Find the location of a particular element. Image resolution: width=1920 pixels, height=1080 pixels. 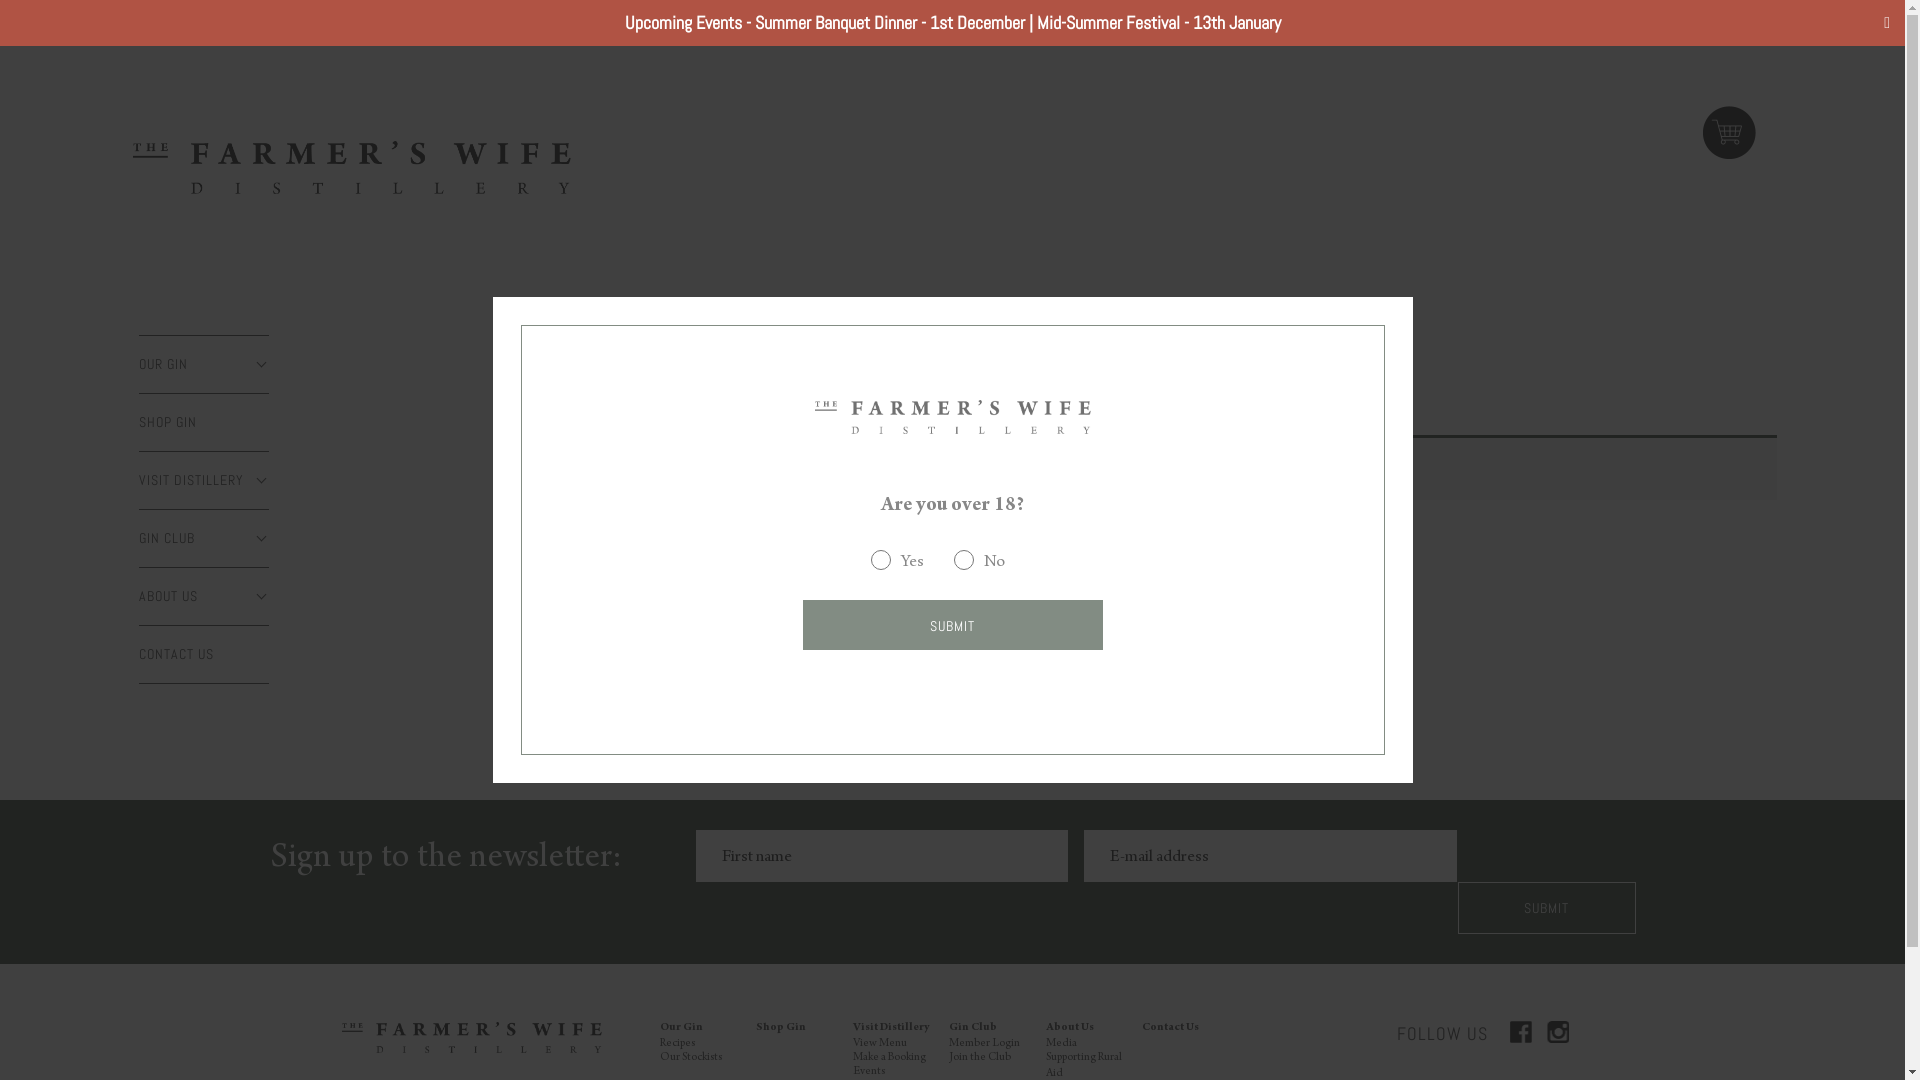

'VISIT DISTILLERY' is located at coordinates (204, 480).